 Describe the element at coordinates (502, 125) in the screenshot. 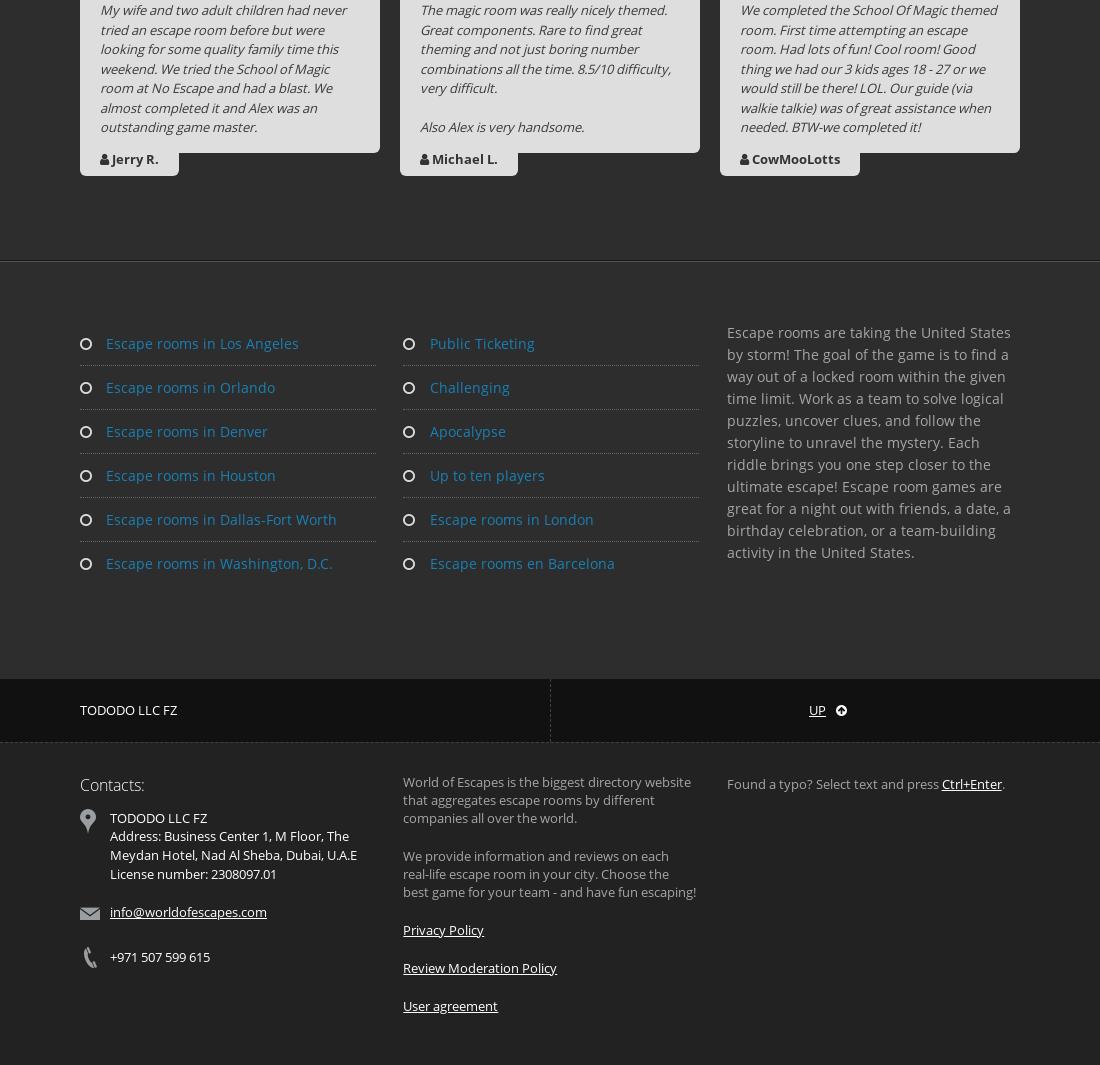

I see `'Also Alex is very handsome.'` at that location.